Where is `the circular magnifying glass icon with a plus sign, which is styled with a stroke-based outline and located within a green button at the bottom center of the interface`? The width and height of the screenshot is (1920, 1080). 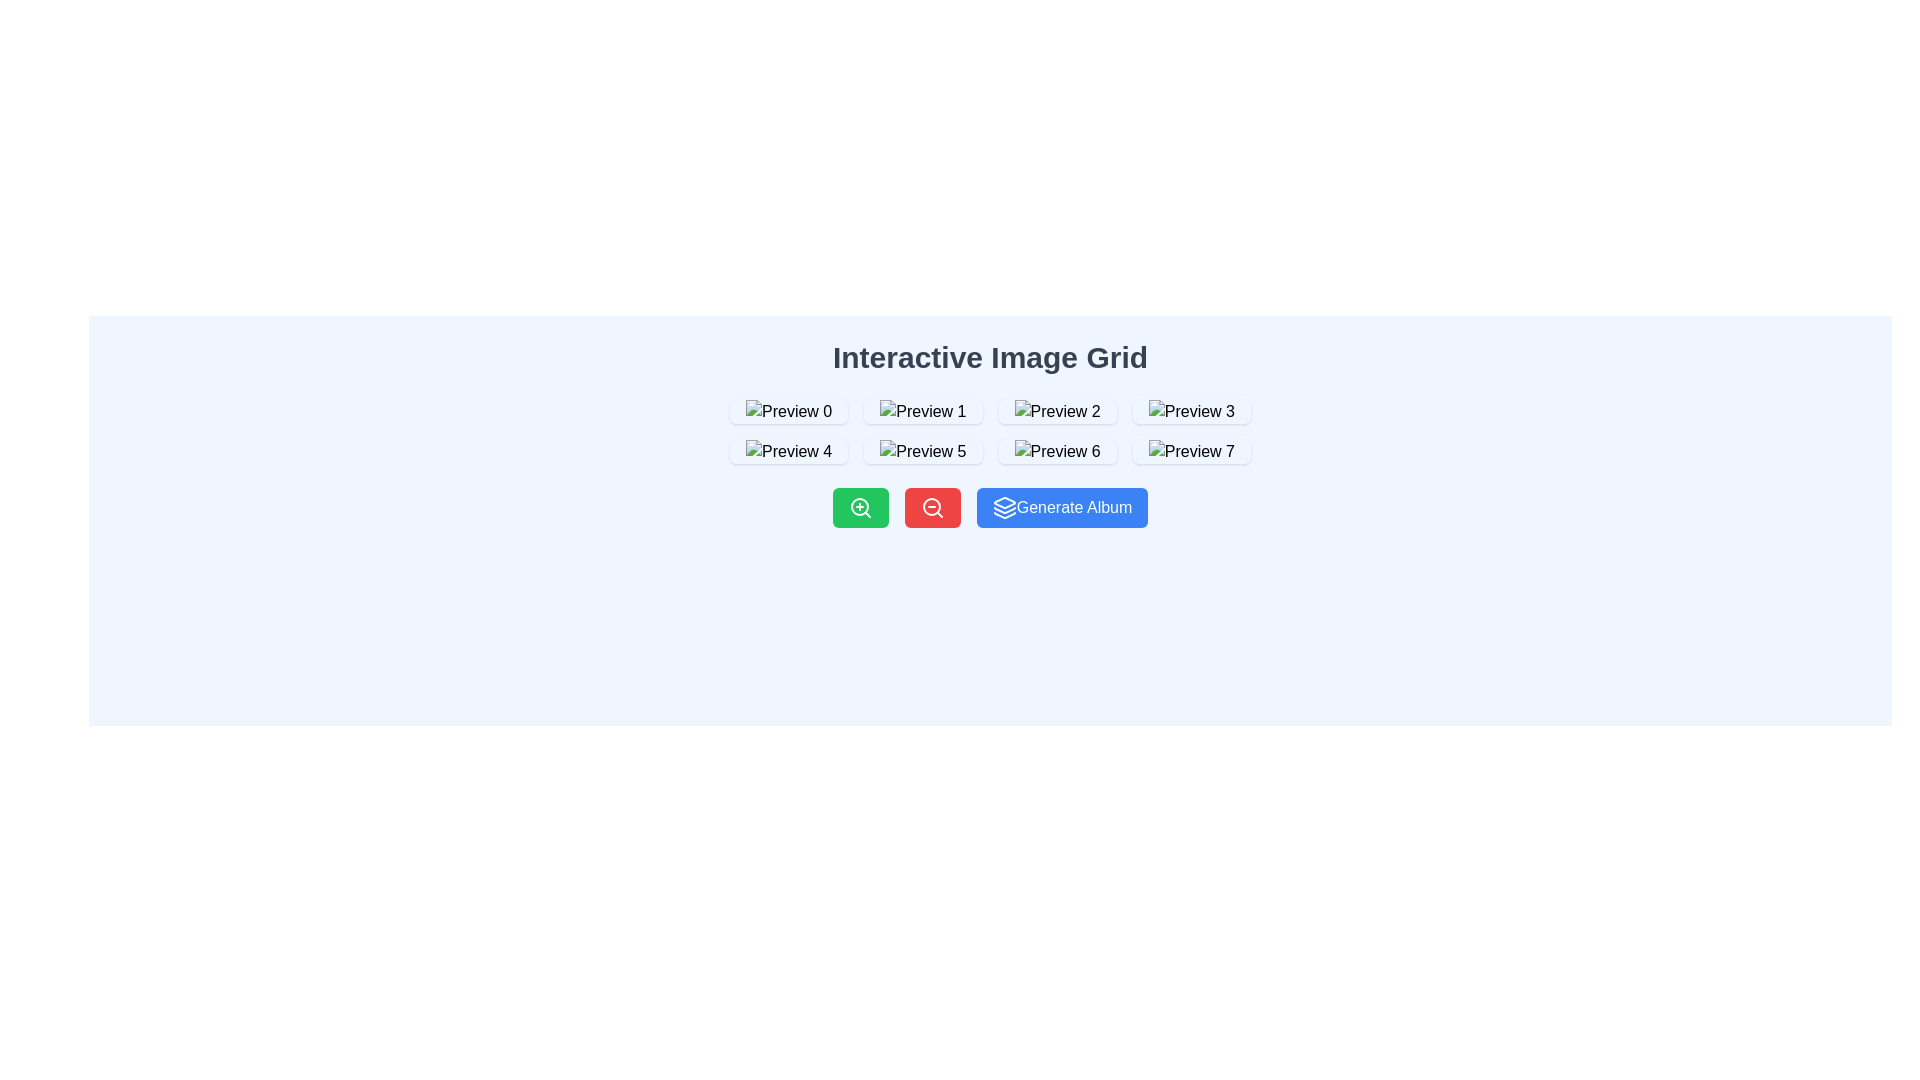 the circular magnifying glass icon with a plus sign, which is styled with a stroke-based outline and located within a green button at the bottom center of the interface is located at coordinates (860, 507).